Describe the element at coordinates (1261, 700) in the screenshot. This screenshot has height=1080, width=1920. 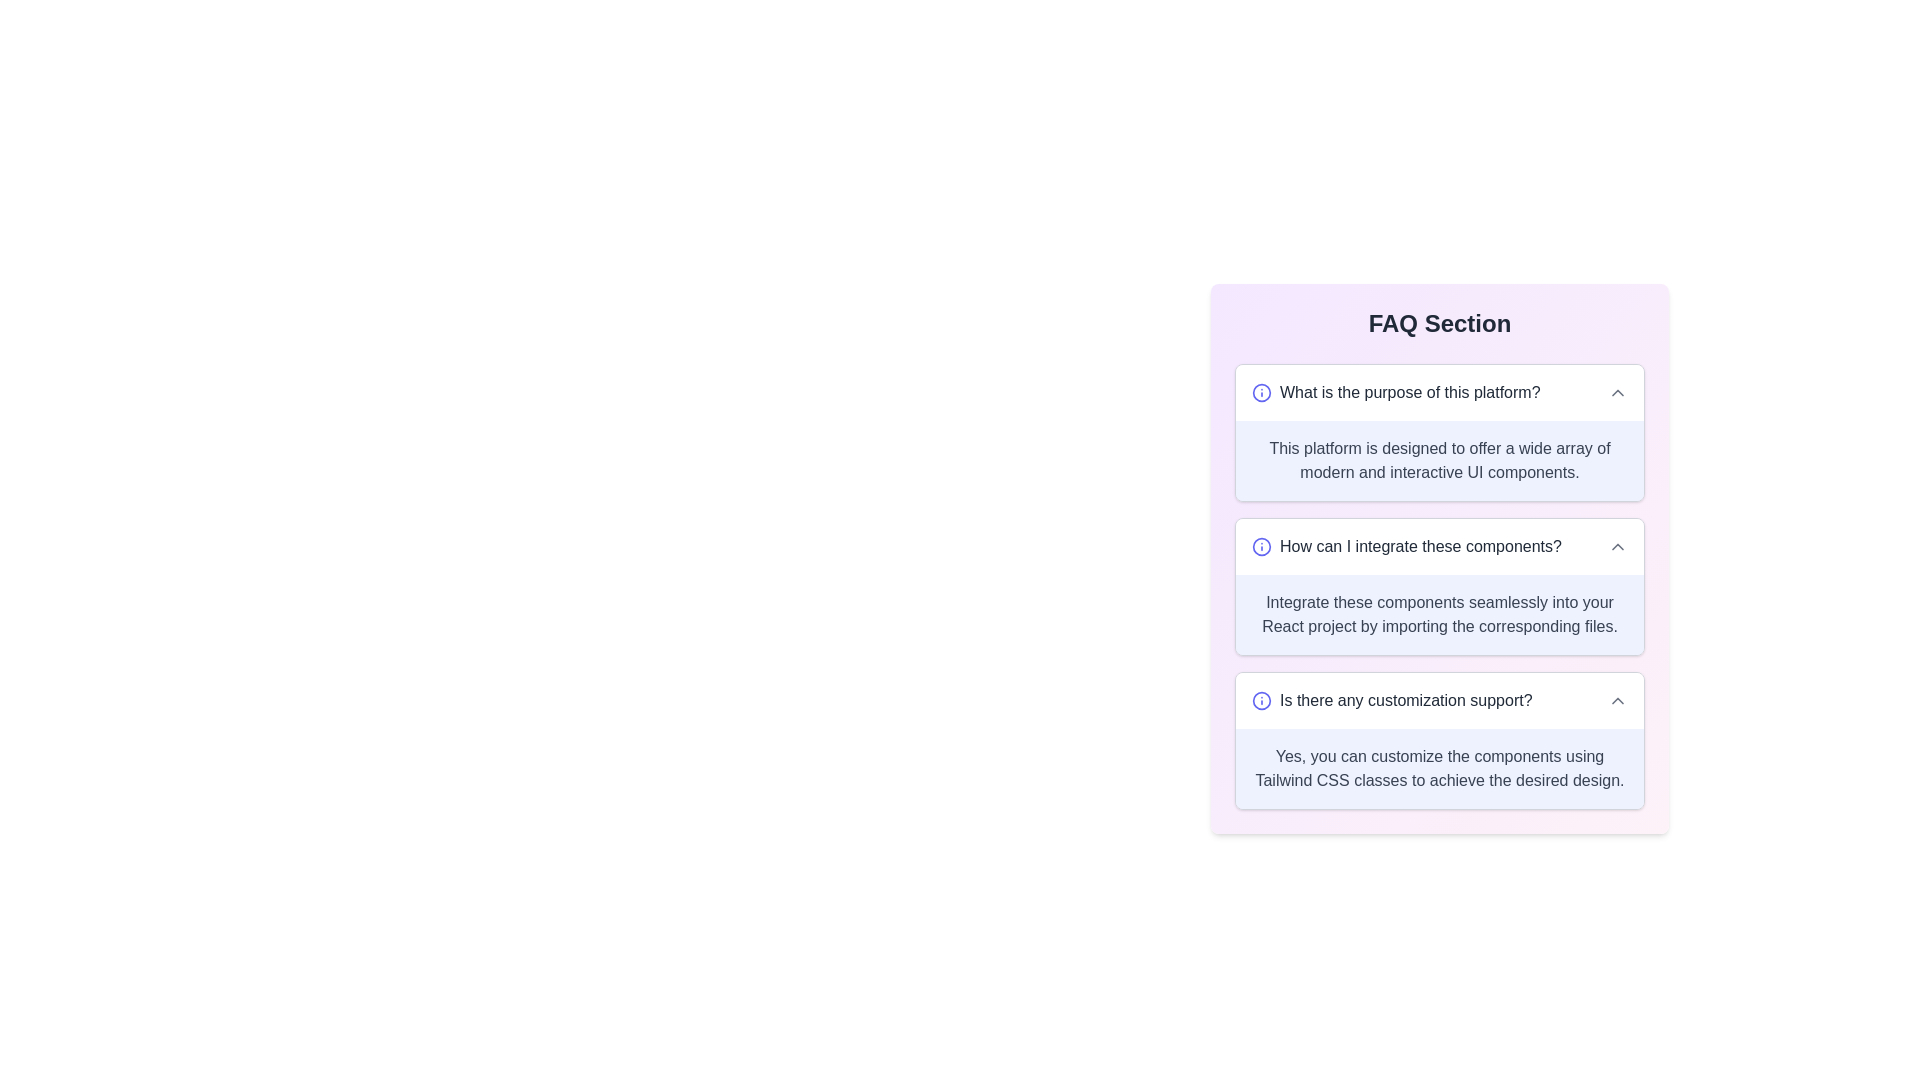
I see `the red circular SVG element that is part of the information icon next to the third FAQ item` at that location.